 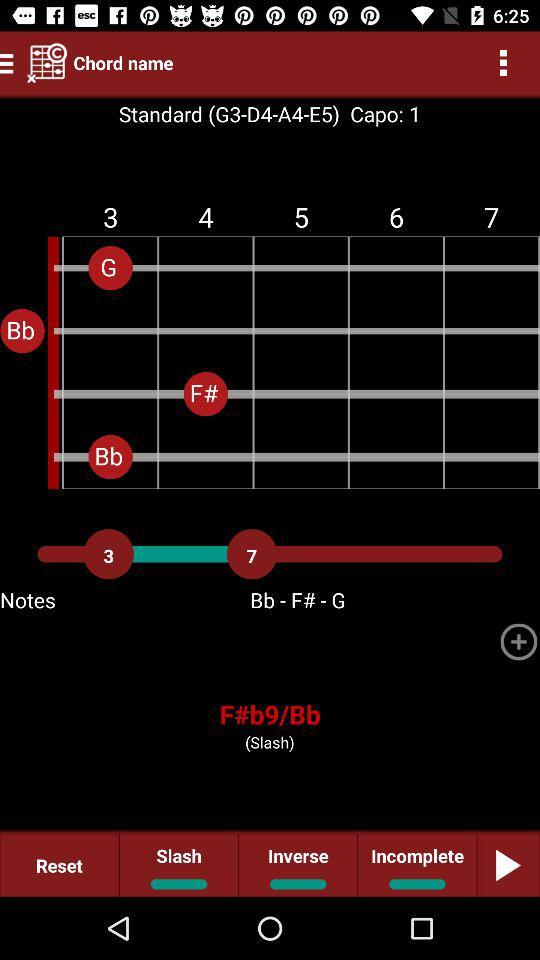 What do you see at coordinates (270, 714) in the screenshot?
I see `the icon above (slash)` at bounding box center [270, 714].